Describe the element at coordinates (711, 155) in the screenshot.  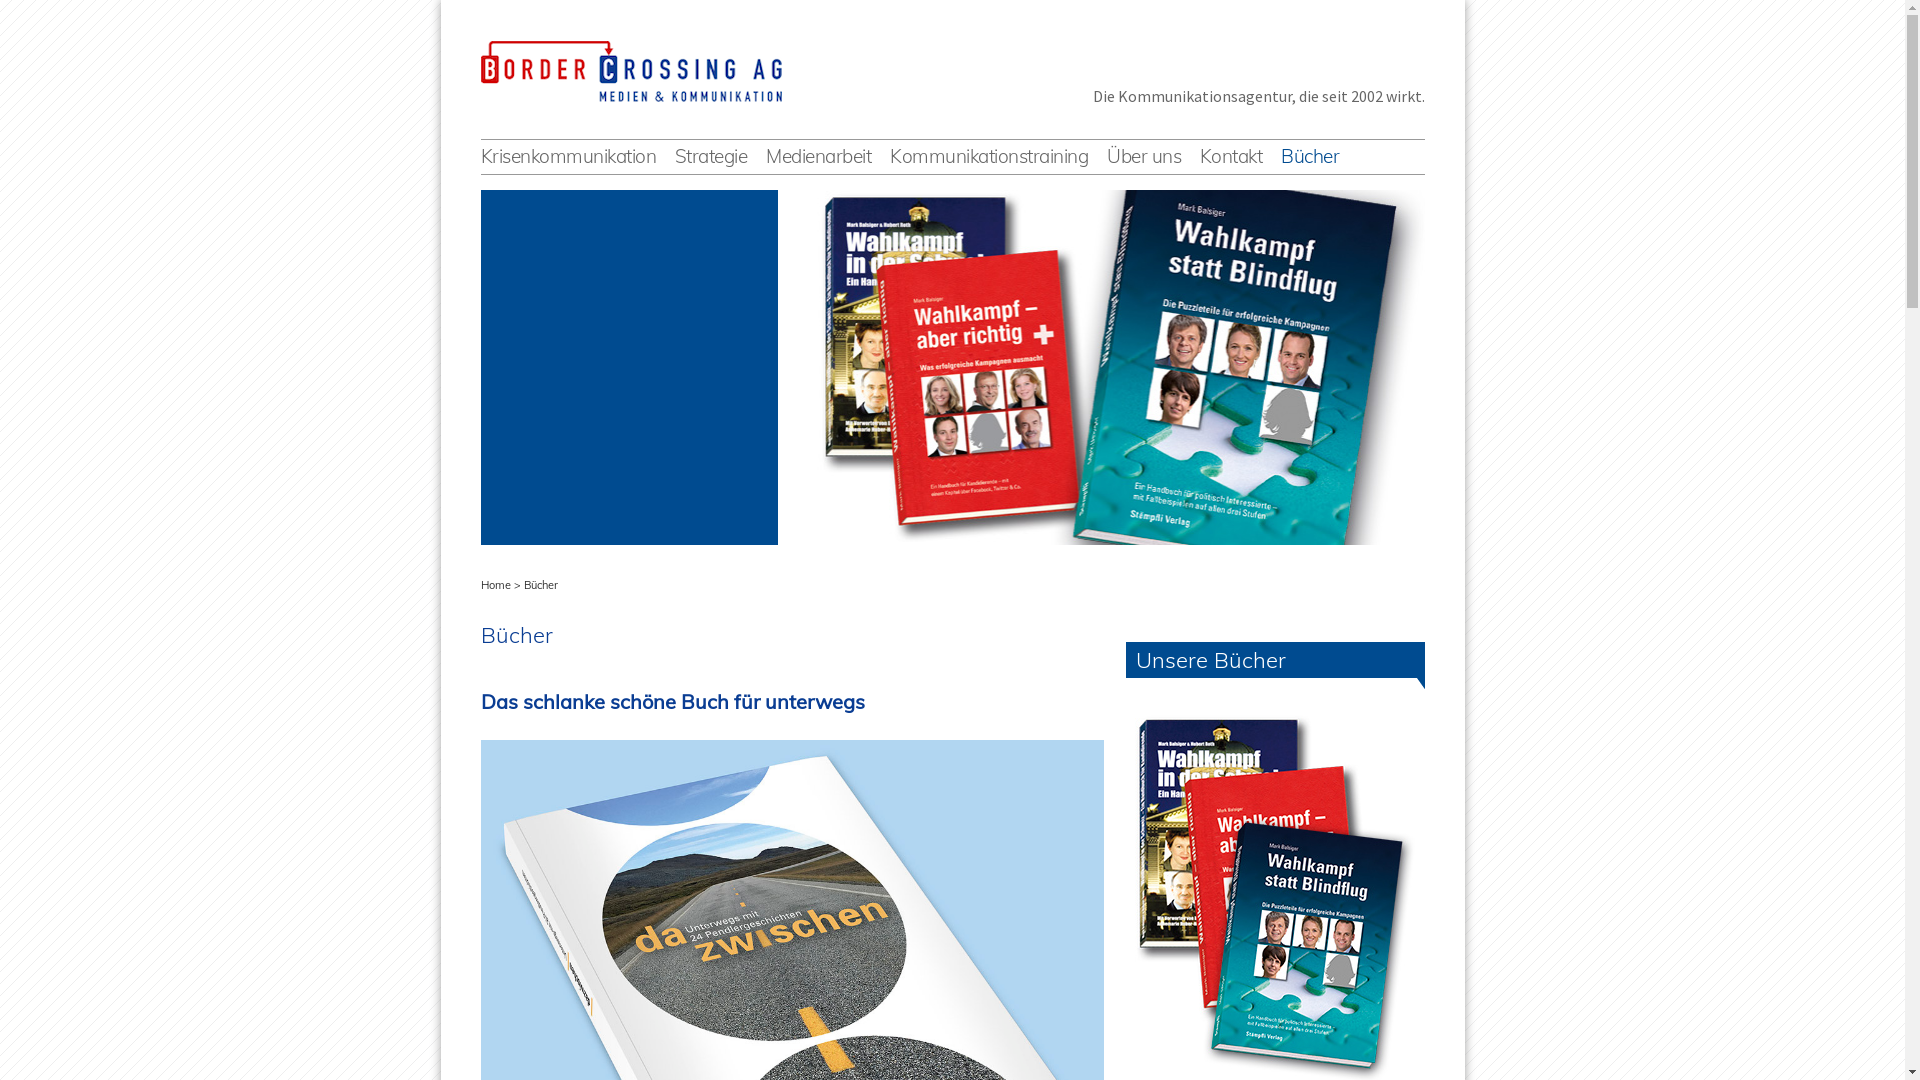
I see `'Strategie'` at that location.